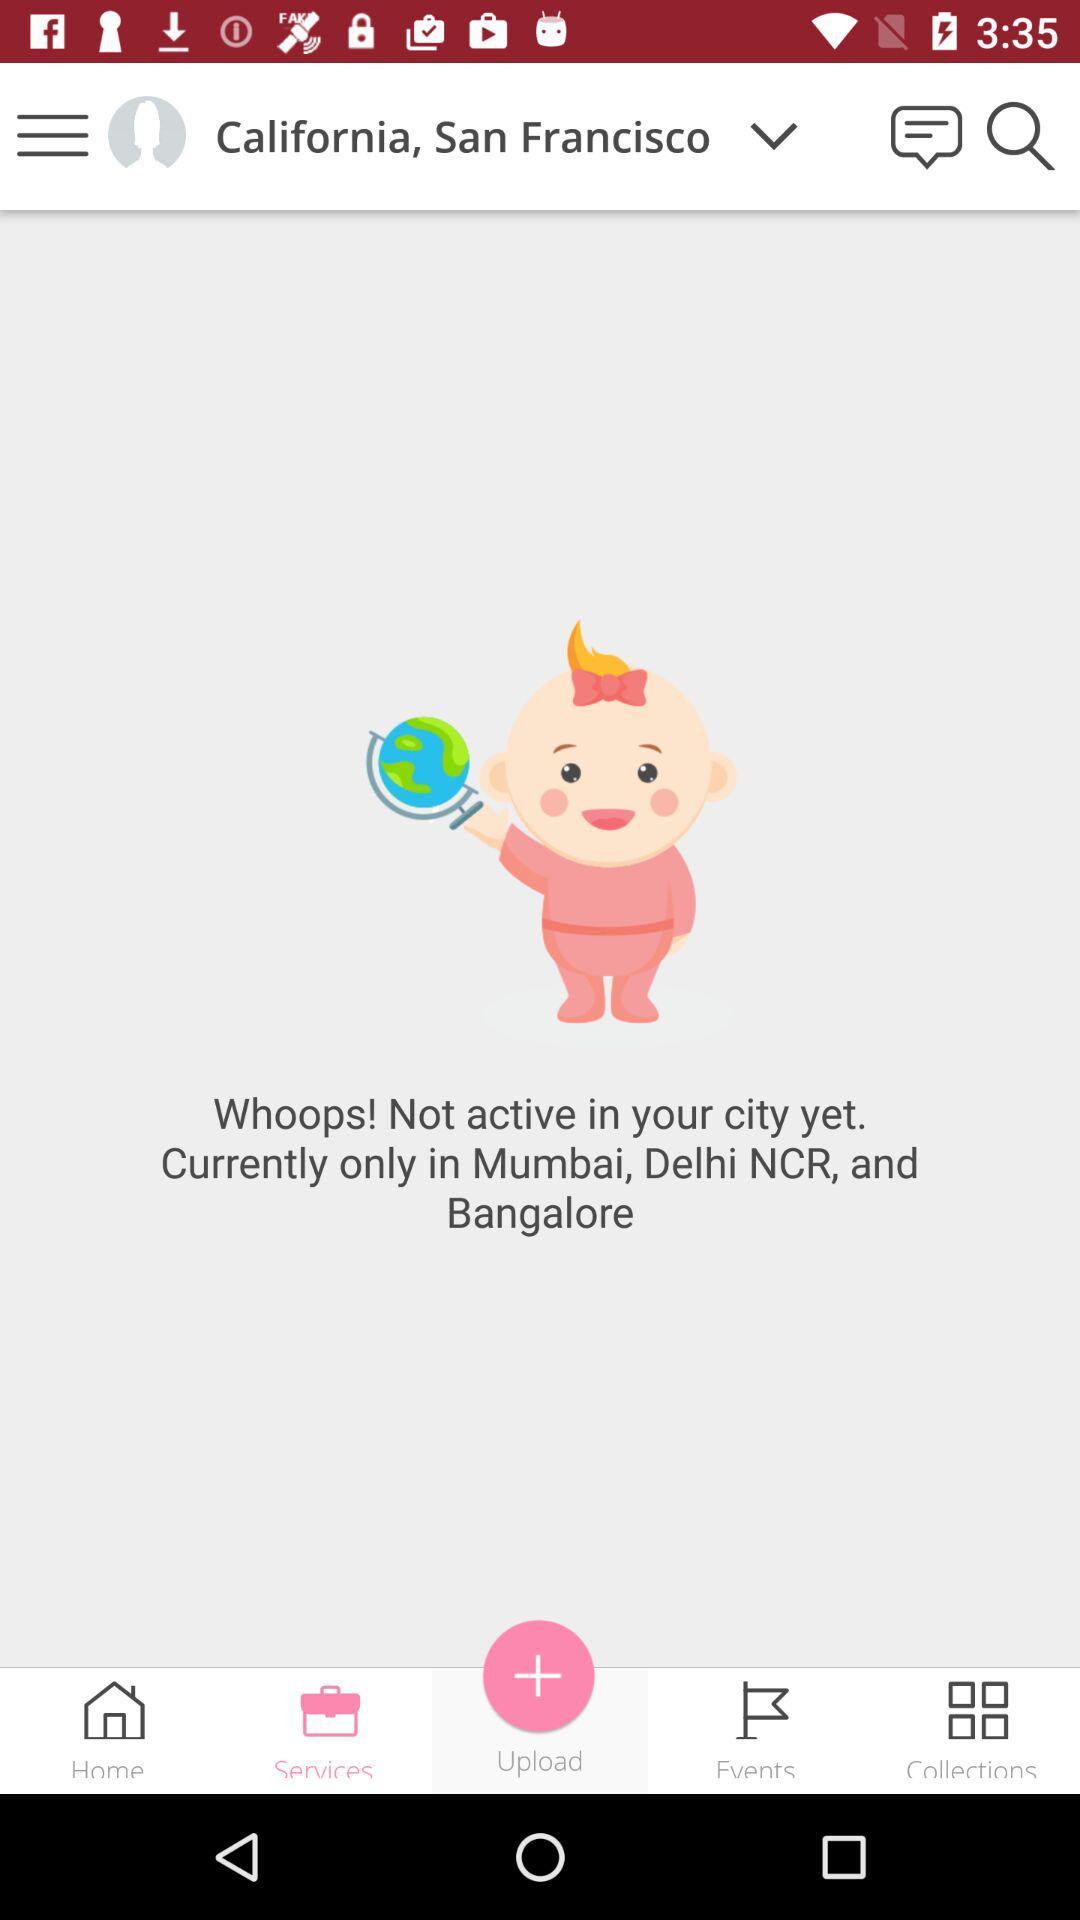 This screenshot has width=1080, height=1920. I want to click on item to the right of california, san francisco item, so click(773, 135).